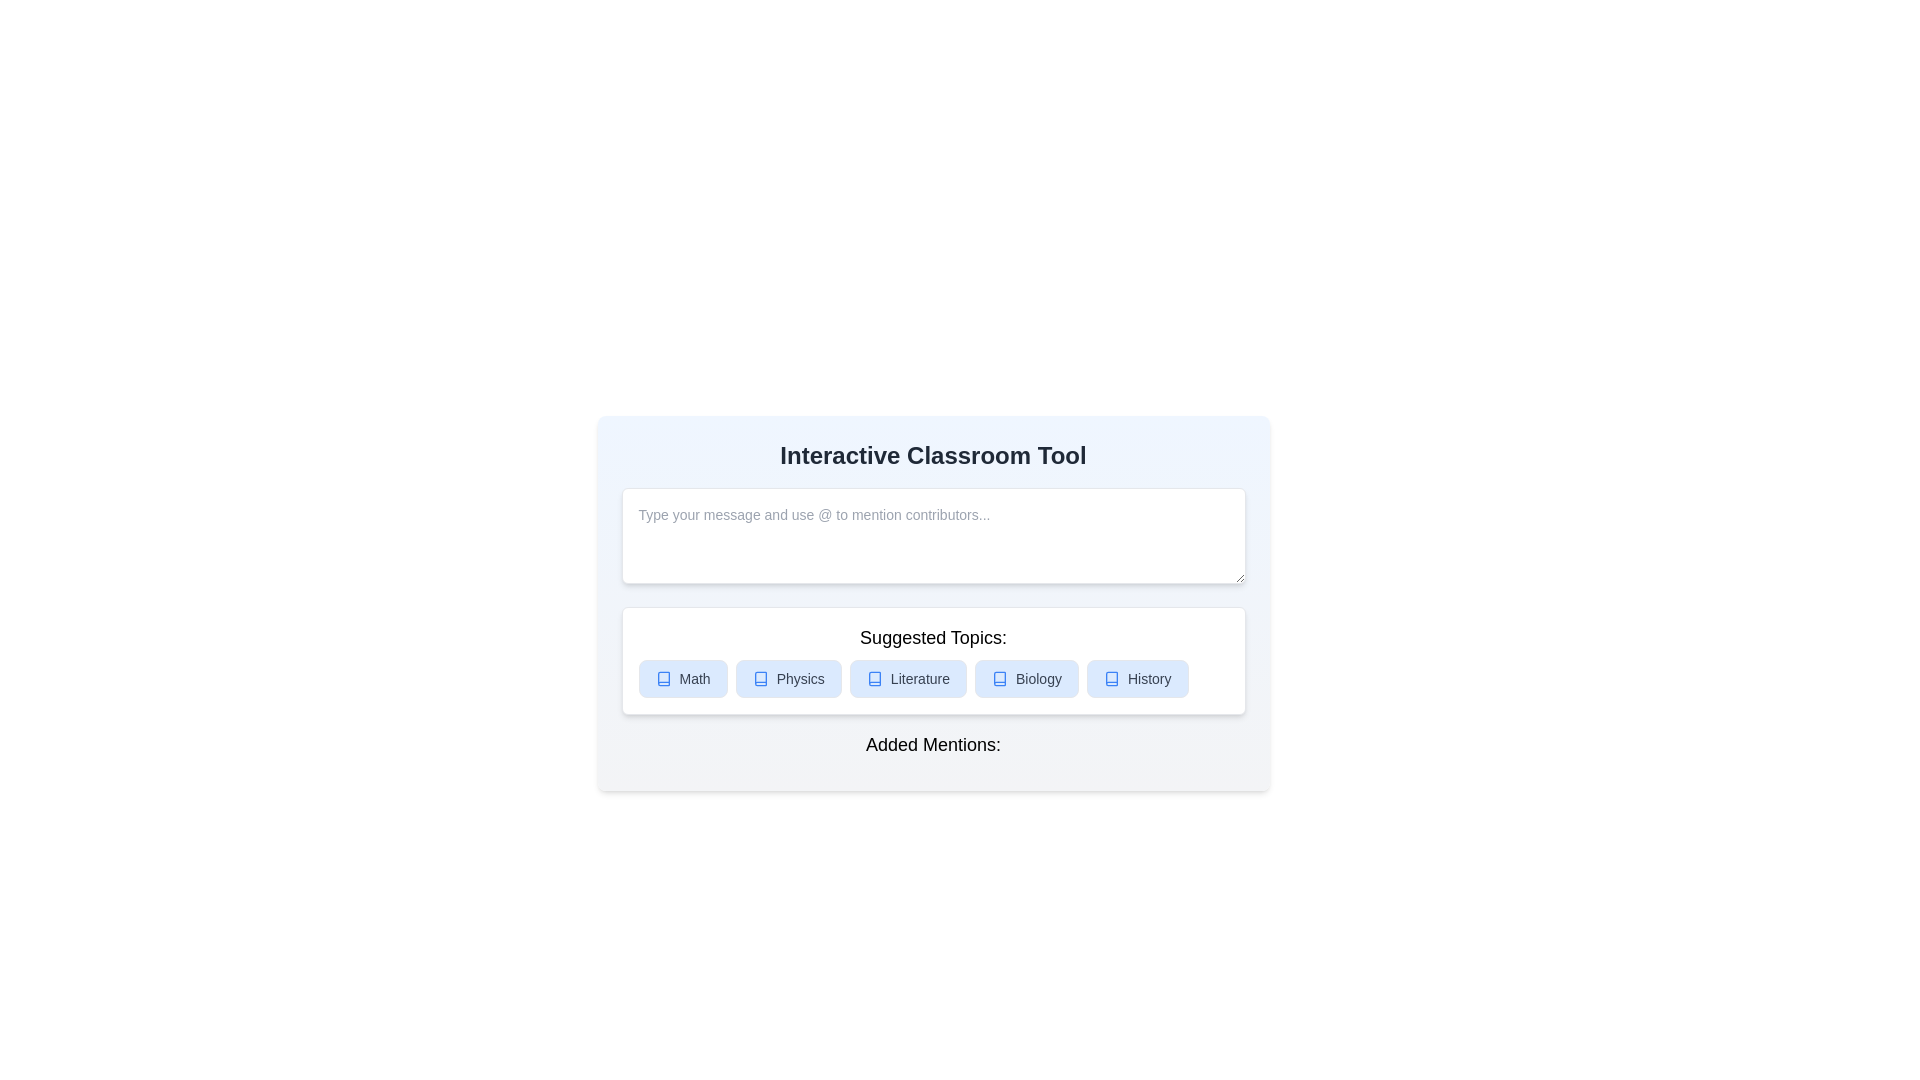 Image resolution: width=1920 pixels, height=1080 pixels. I want to click on label that serves as a section header, located at the bottom of the layout, centered horizontally, directly underneath the topic buttons, so click(932, 744).